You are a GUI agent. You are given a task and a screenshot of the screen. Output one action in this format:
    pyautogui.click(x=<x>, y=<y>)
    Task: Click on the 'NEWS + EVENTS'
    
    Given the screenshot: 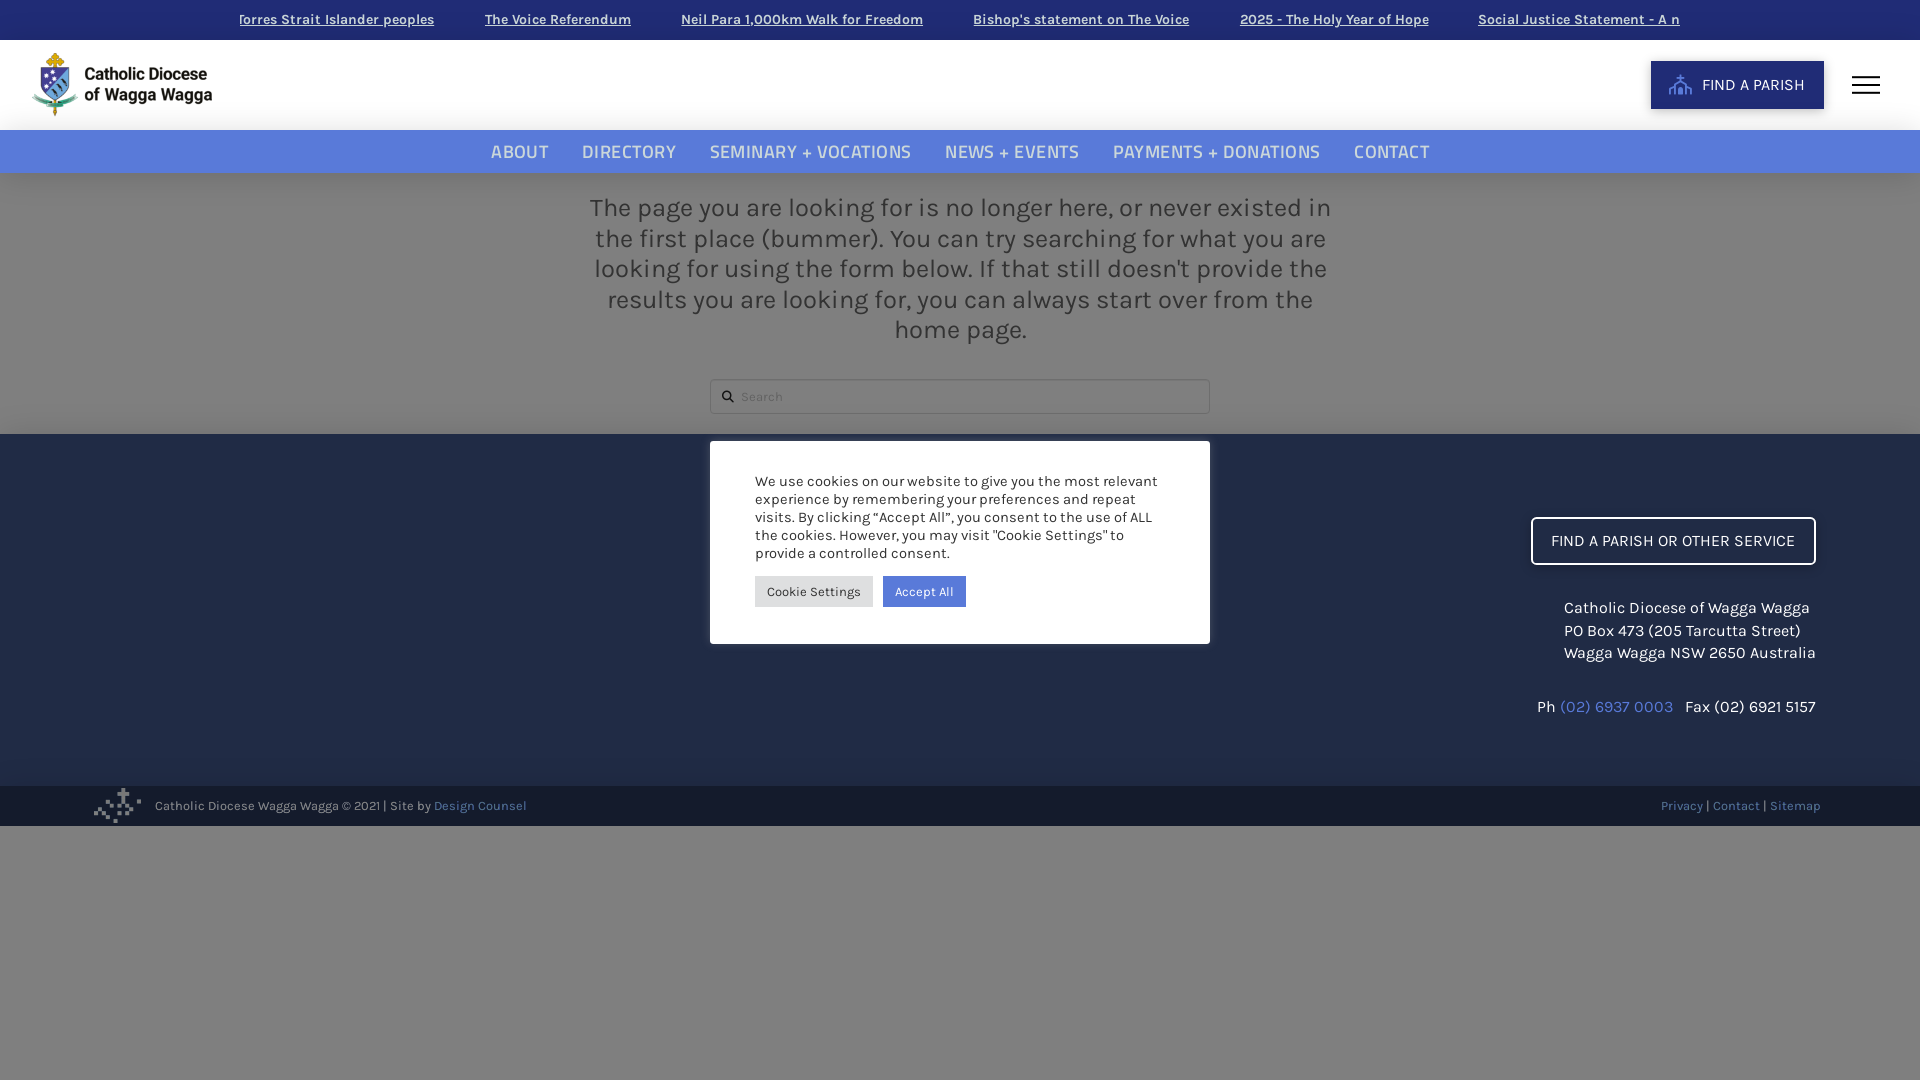 What is the action you would take?
    pyautogui.click(x=926, y=150)
    